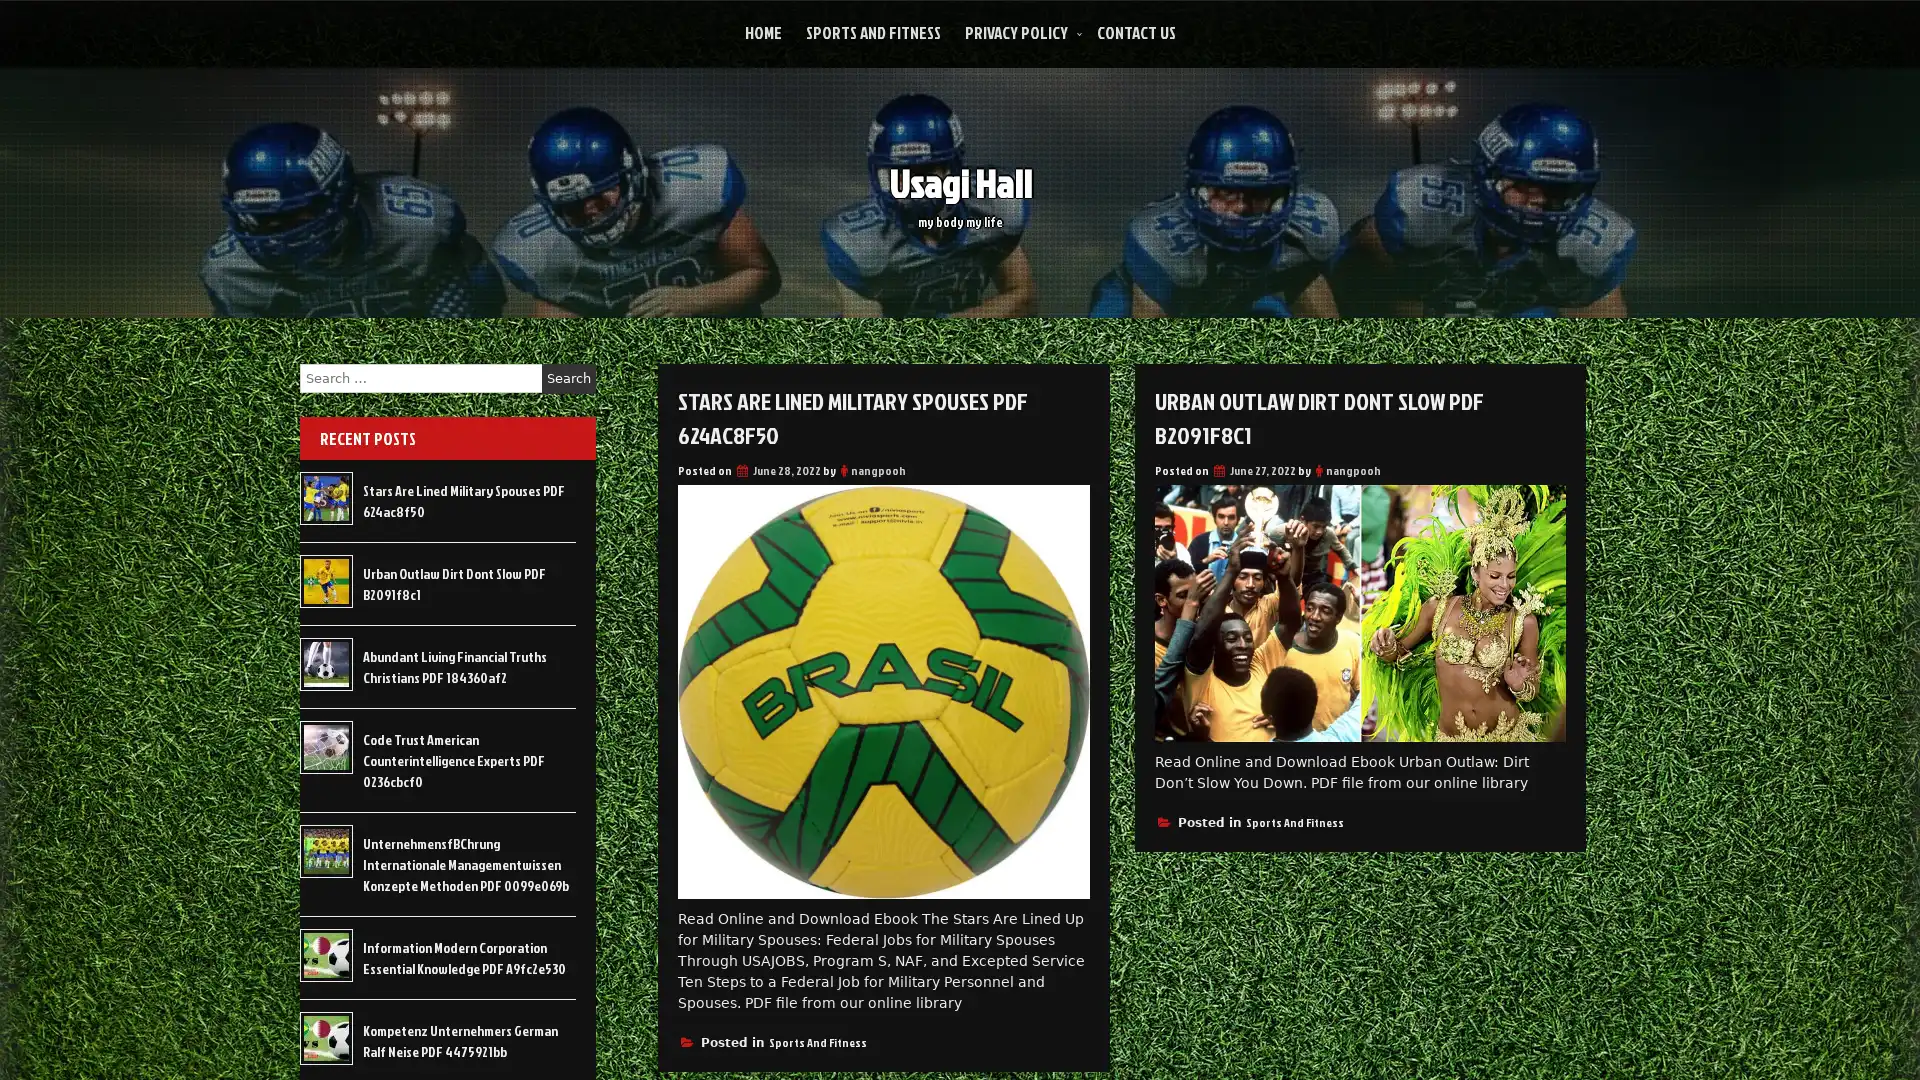 This screenshot has height=1080, width=1920. What do you see at coordinates (568, 378) in the screenshot?
I see `Search` at bounding box center [568, 378].